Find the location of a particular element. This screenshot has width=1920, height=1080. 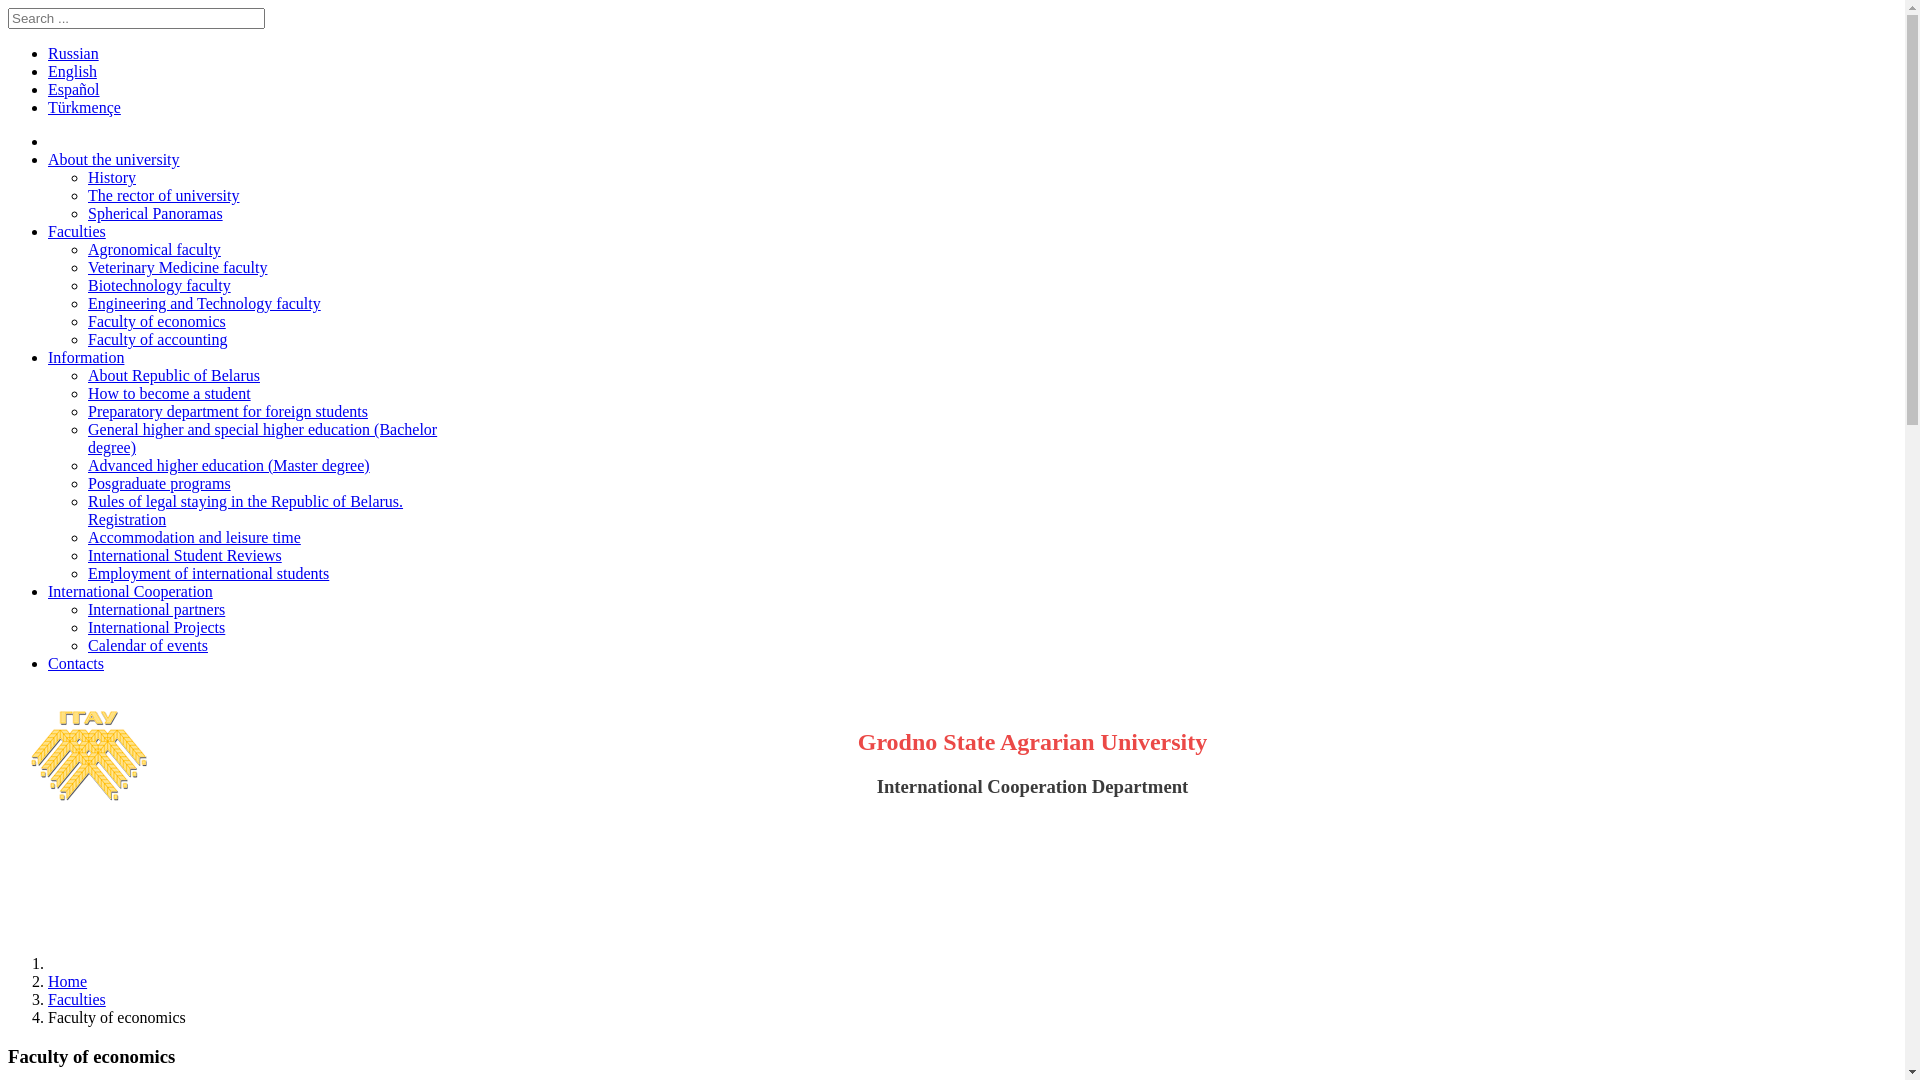

'About Republic of Belarus' is located at coordinates (173, 375).